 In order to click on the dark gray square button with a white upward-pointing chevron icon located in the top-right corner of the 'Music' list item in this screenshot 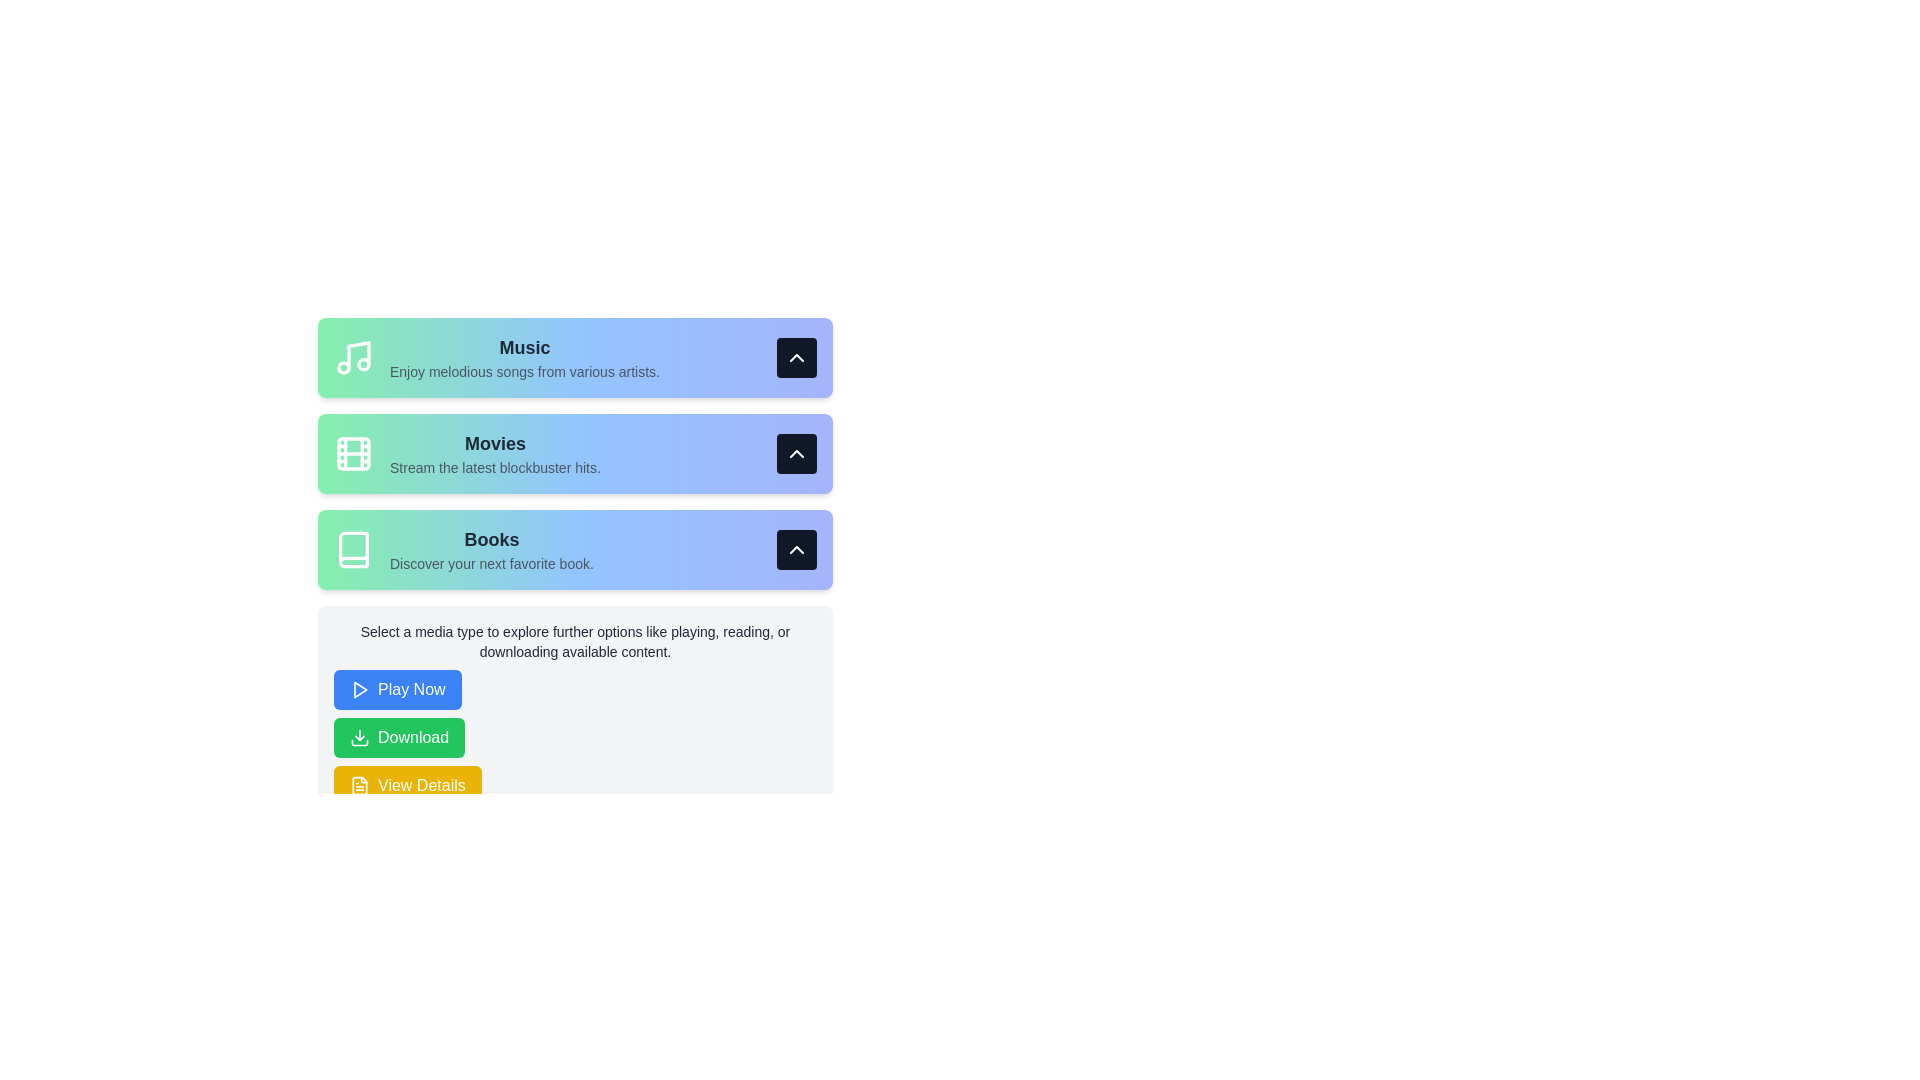, I will do `click(795, 357)`.